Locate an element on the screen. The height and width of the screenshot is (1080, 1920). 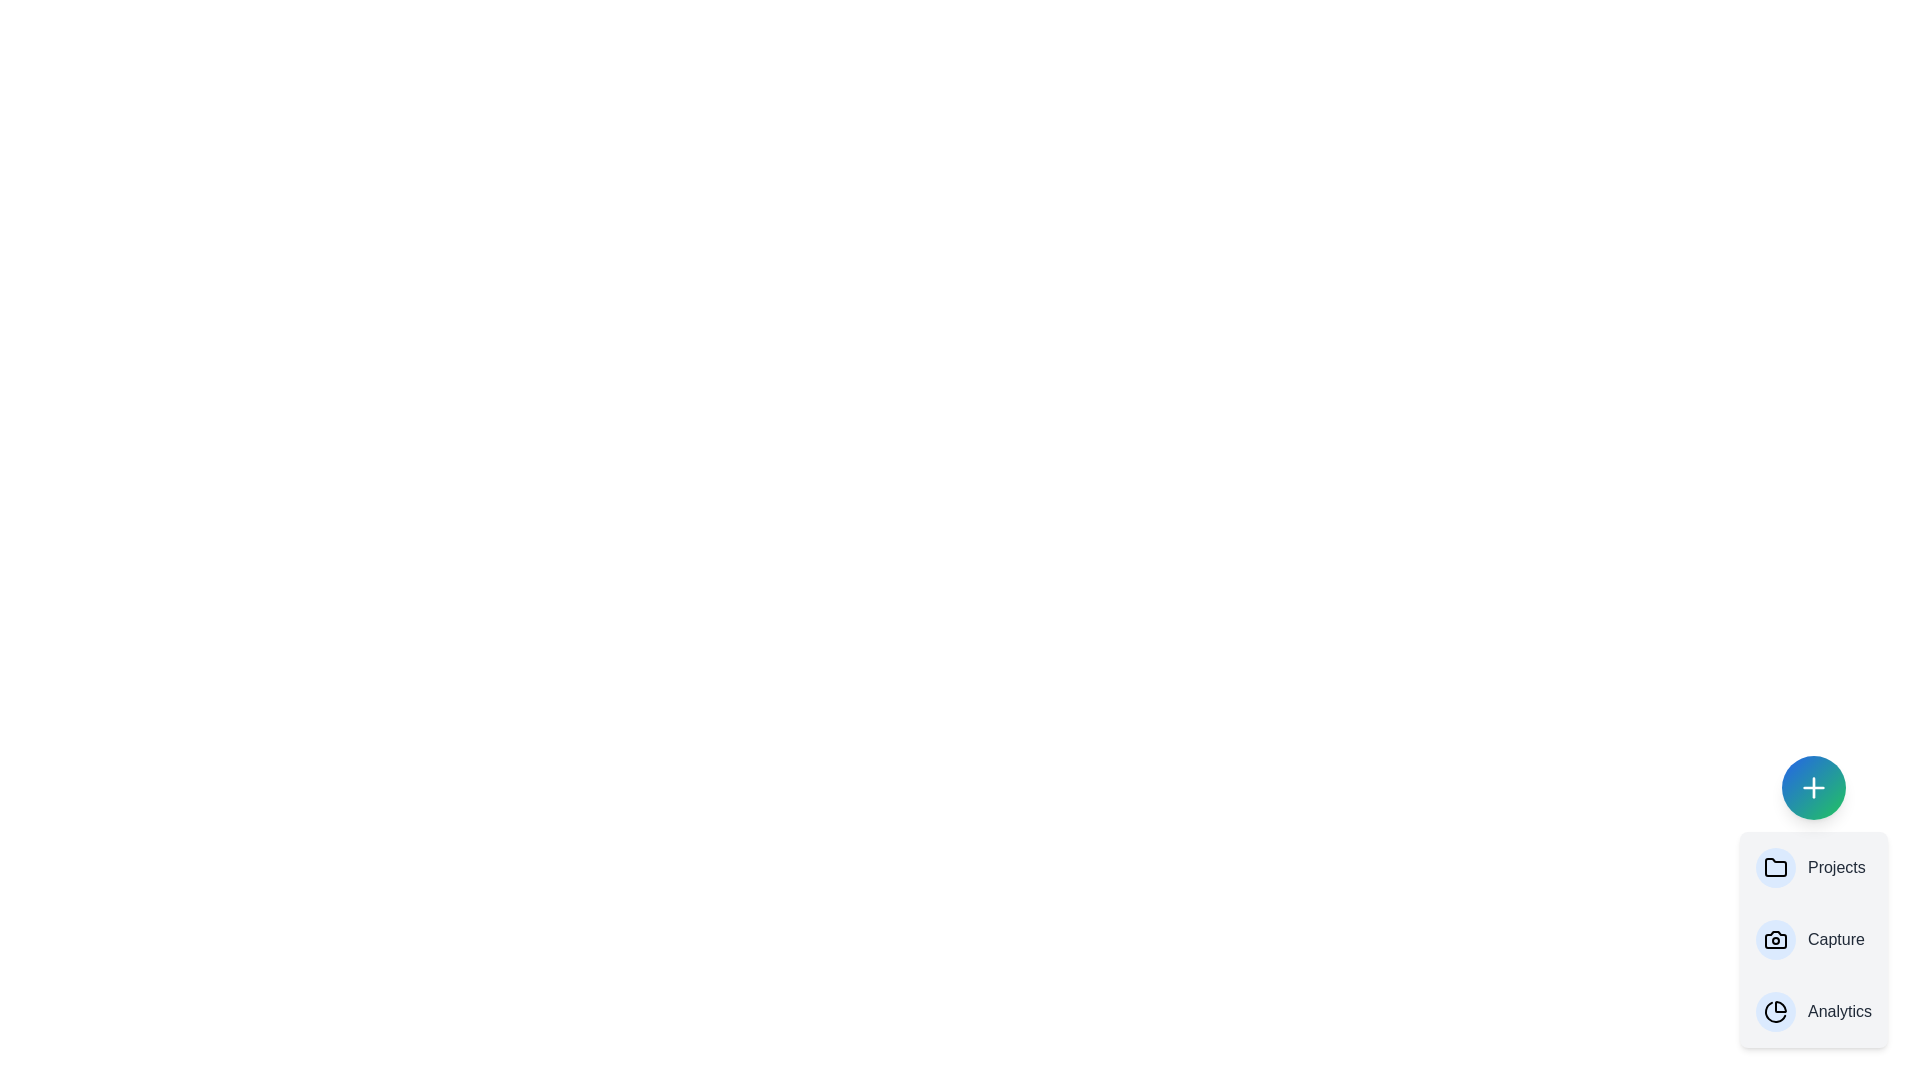
'+' button to toggle the speed dial menu is located at coordinates (1814, 786).